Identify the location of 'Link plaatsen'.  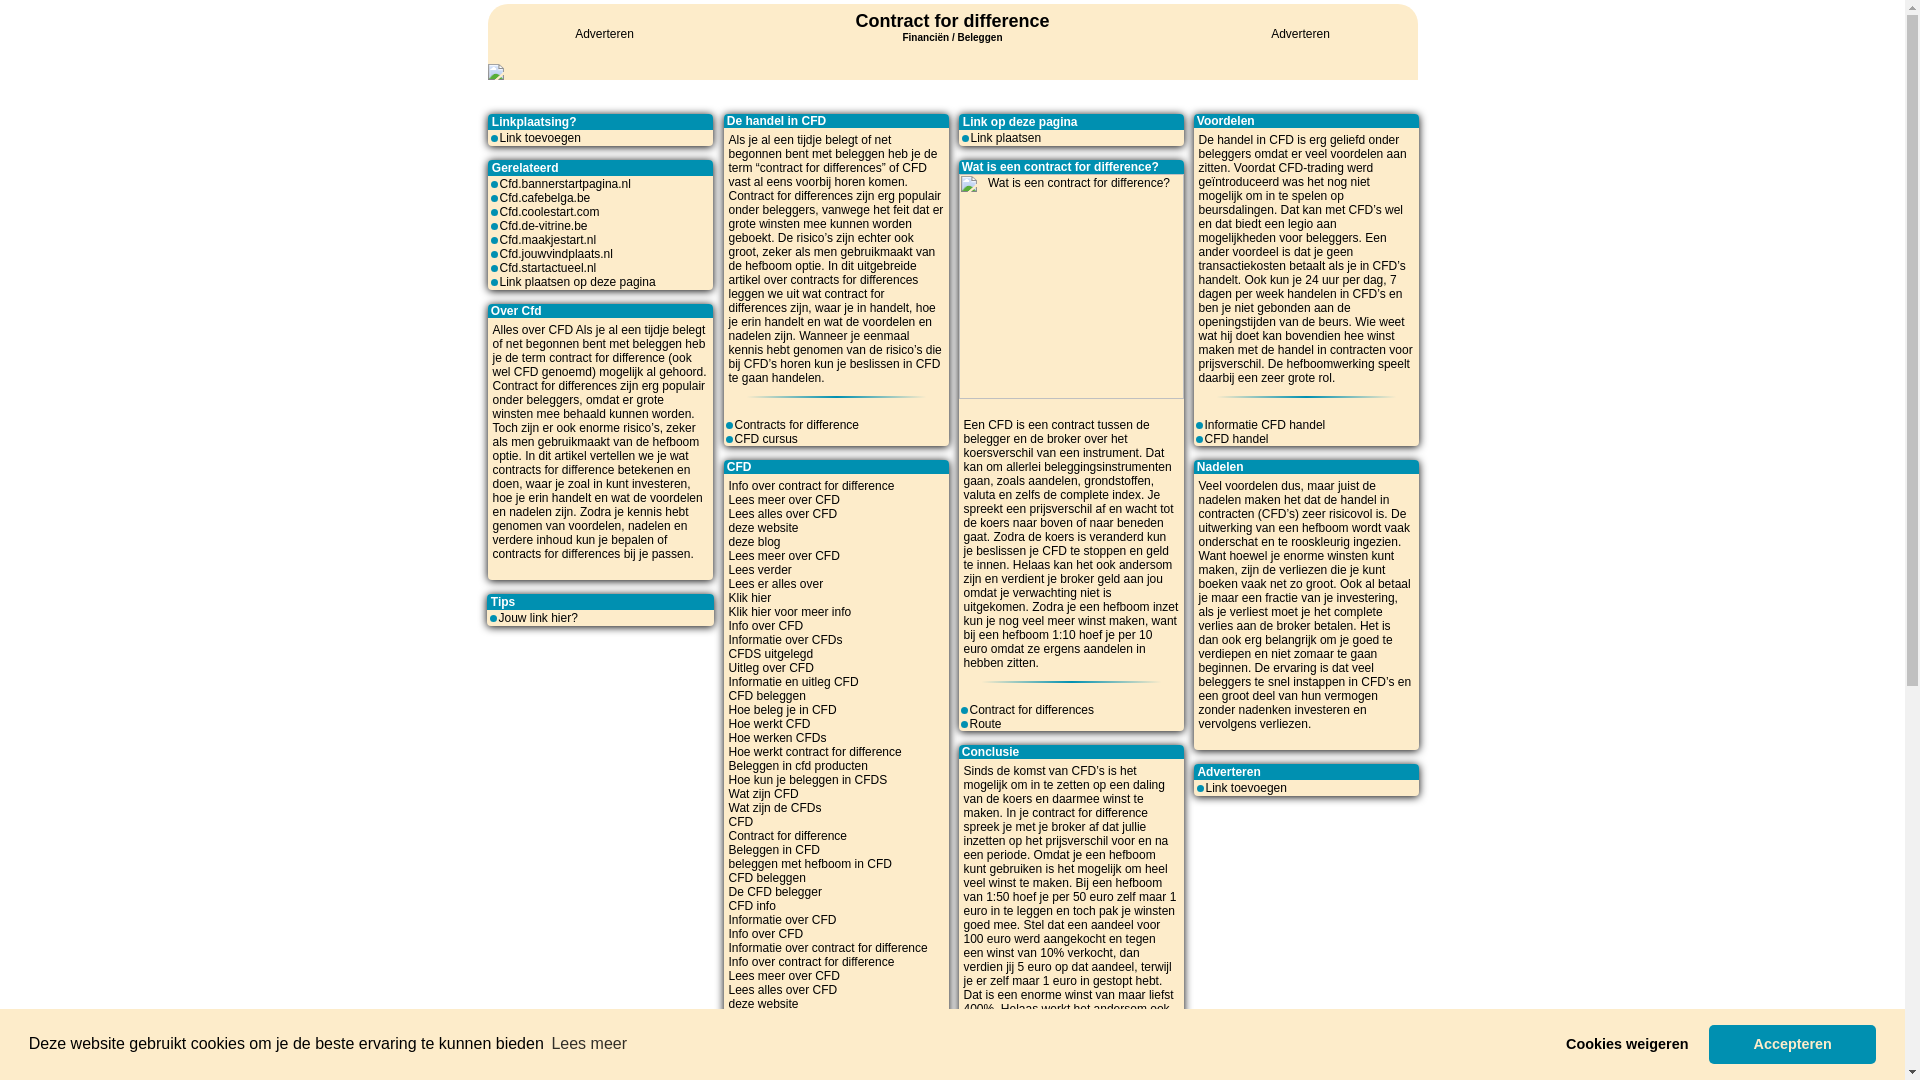
(1005, 137).